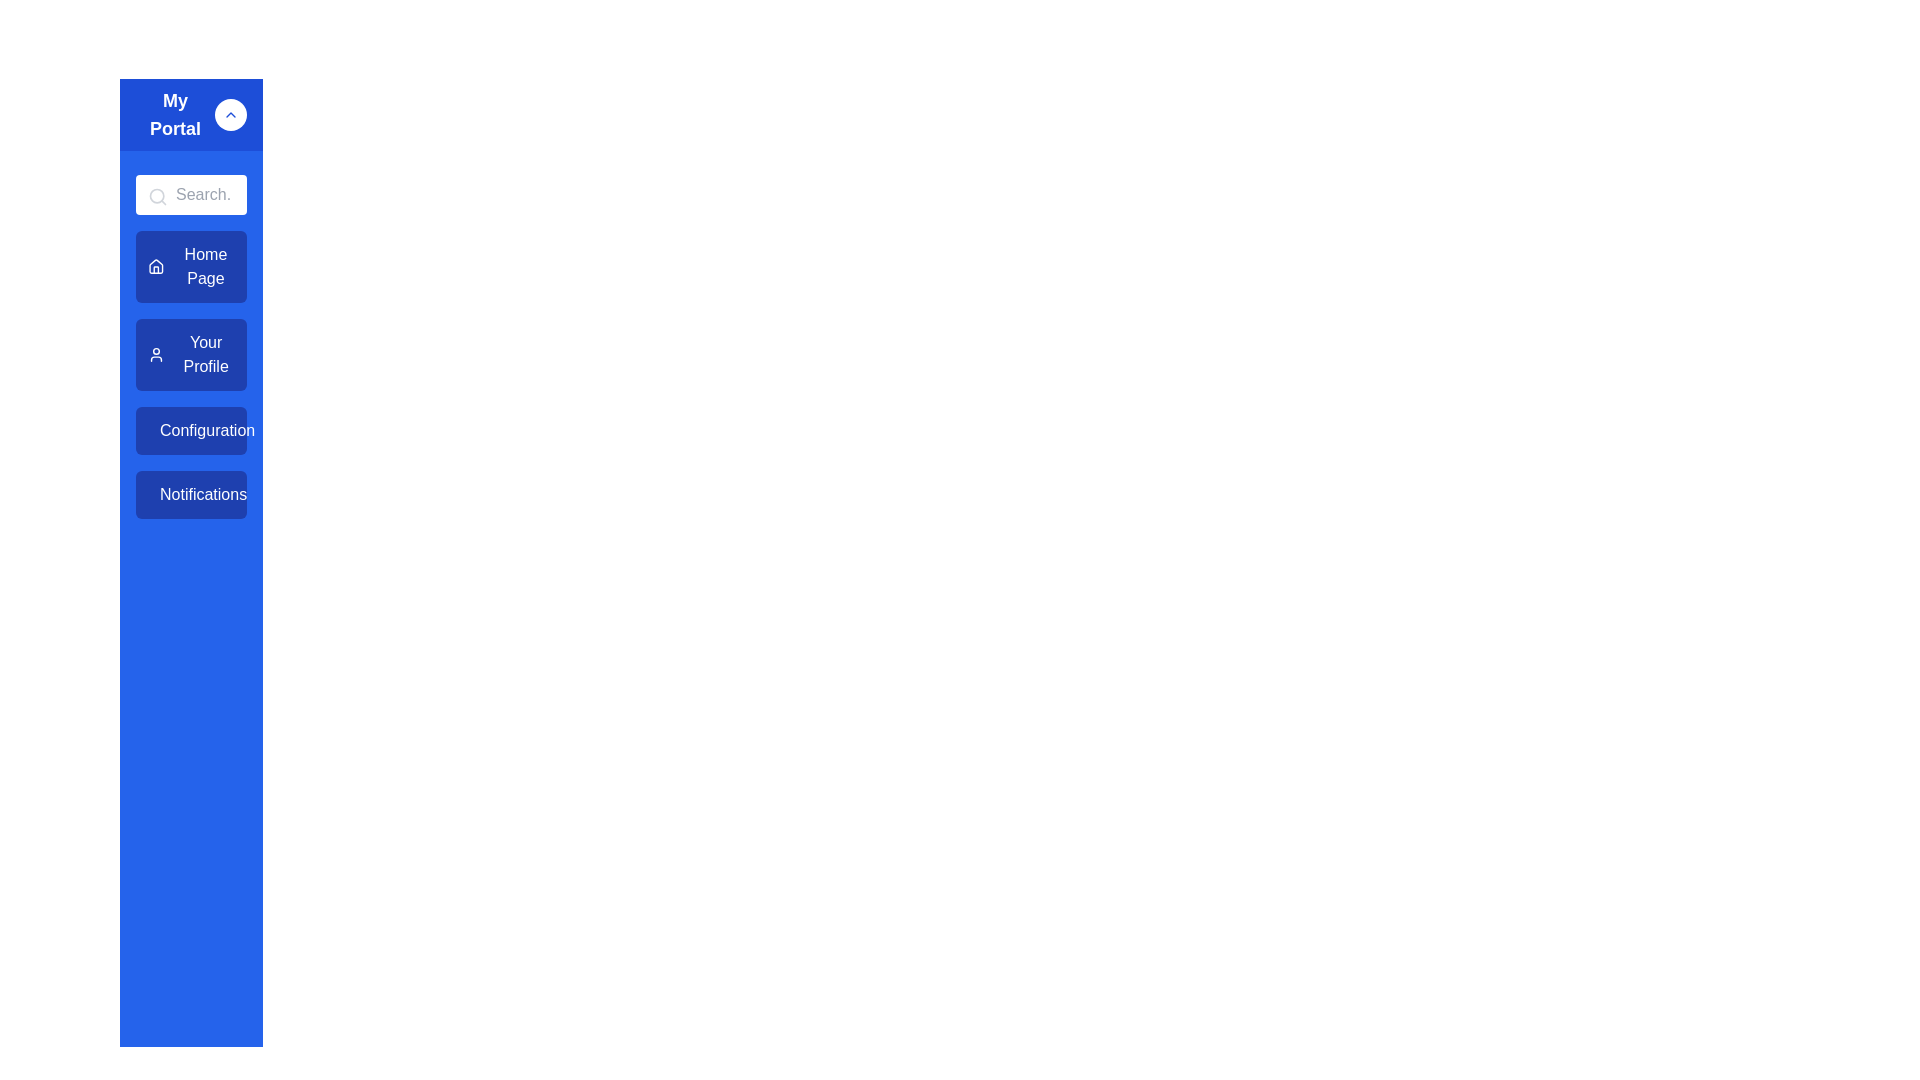 The height and width of the screenshot is (1080, 1920). Describe the element at coordinates (155, 265) in the screenshot. I see `the house icon element representing the 'Home Page' navigation button, located in the sidebar navigation menu` at that location.